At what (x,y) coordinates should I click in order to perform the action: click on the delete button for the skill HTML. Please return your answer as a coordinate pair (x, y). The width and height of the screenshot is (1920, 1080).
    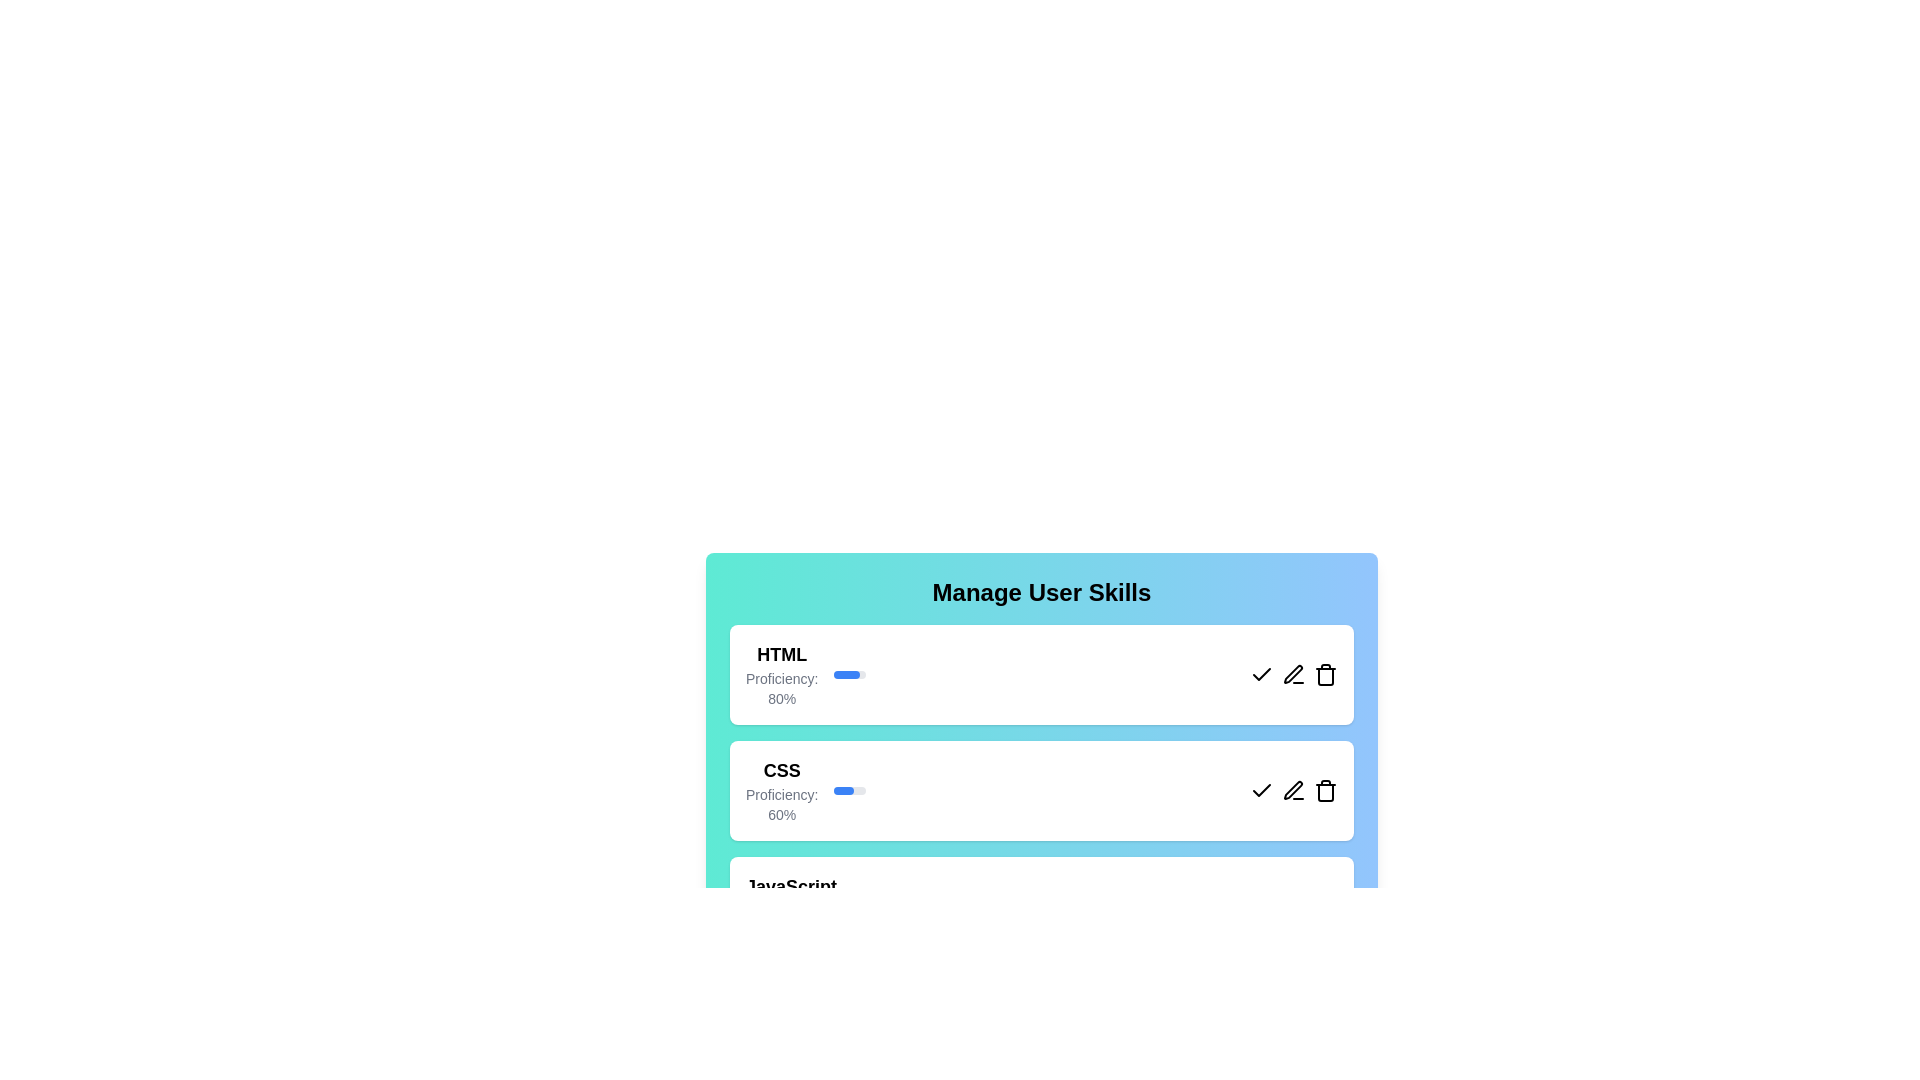
    Looking at the image, I should click on (1325, 675).